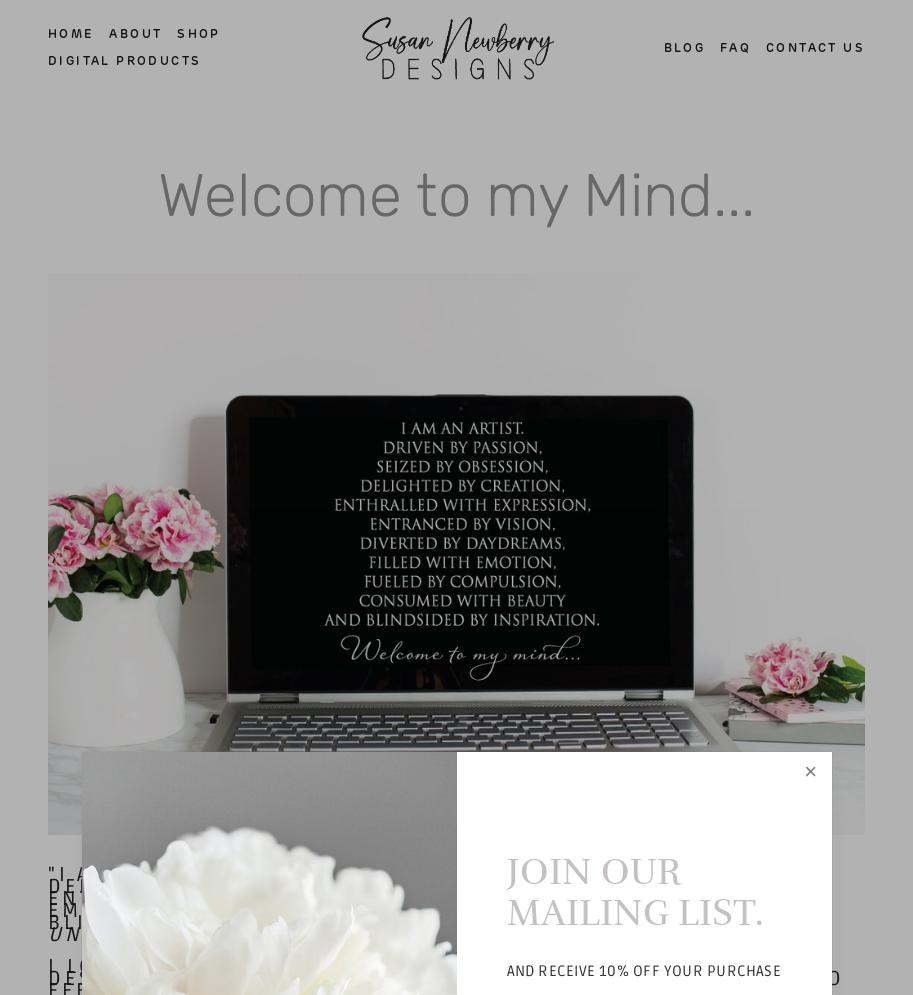  I want to click on 'Digital Products', so click(124, 59).